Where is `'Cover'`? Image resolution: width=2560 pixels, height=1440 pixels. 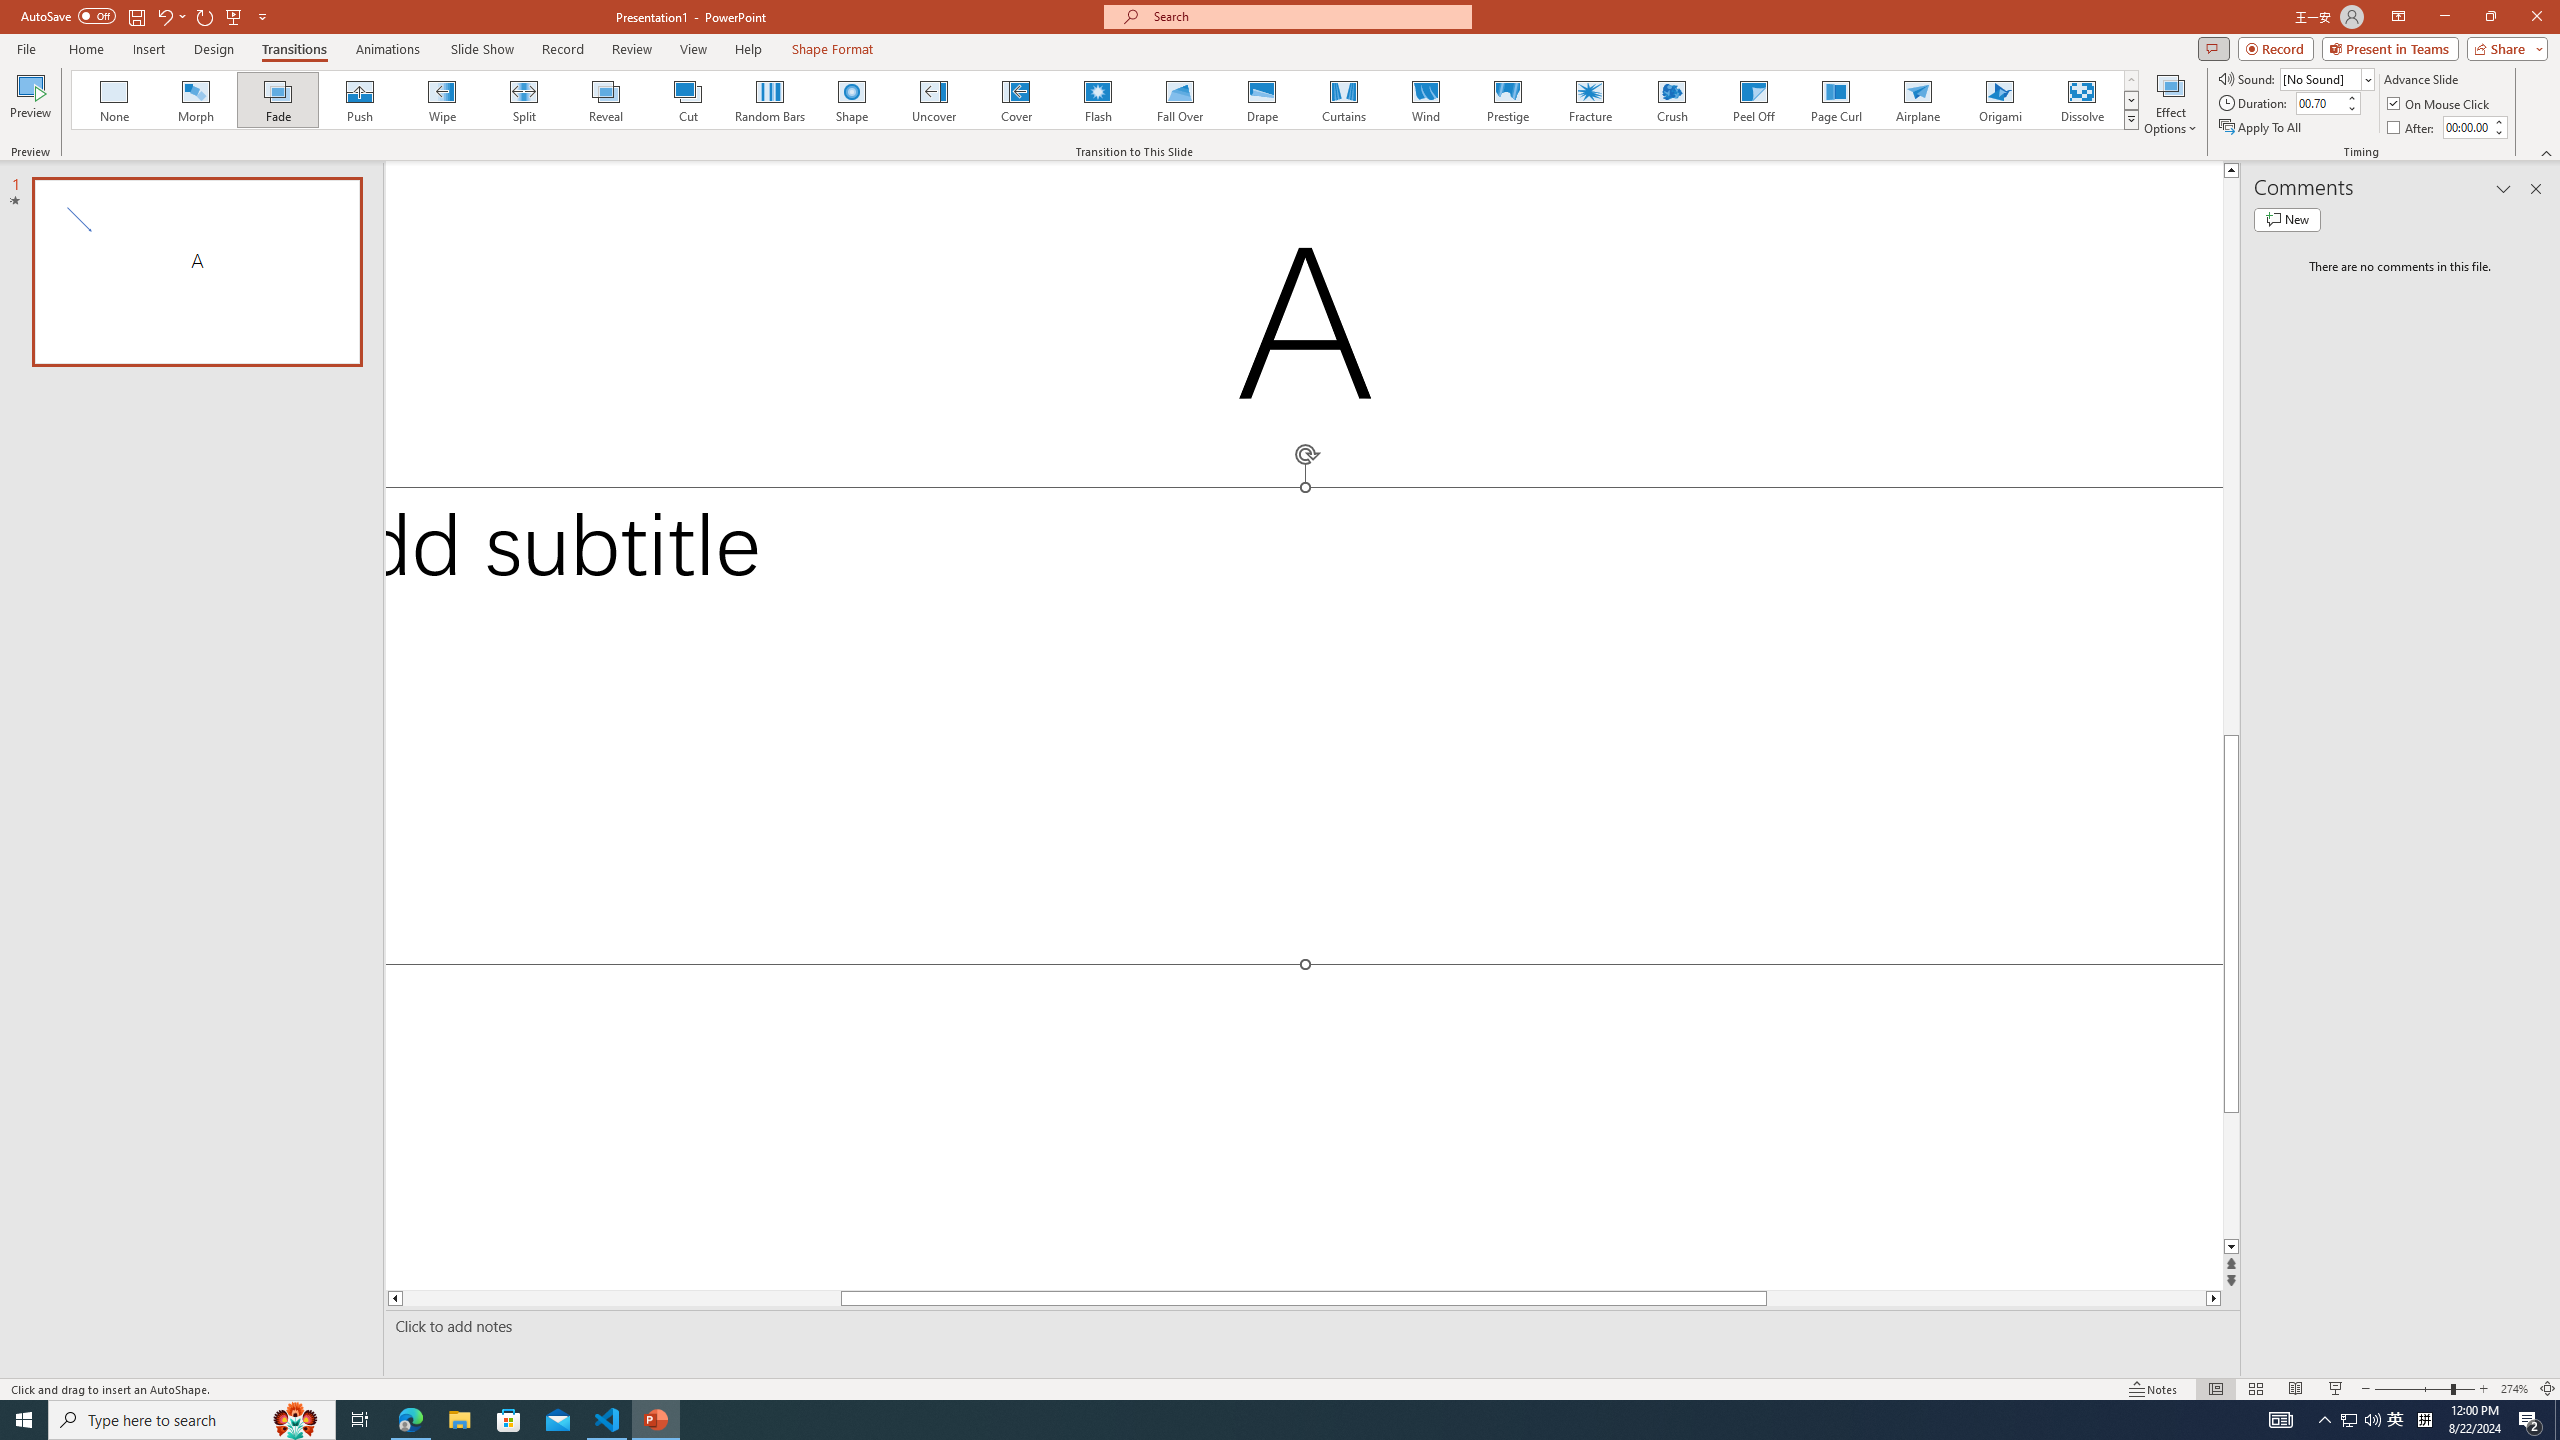
'Cover' is located at coordinates (1015, 99).